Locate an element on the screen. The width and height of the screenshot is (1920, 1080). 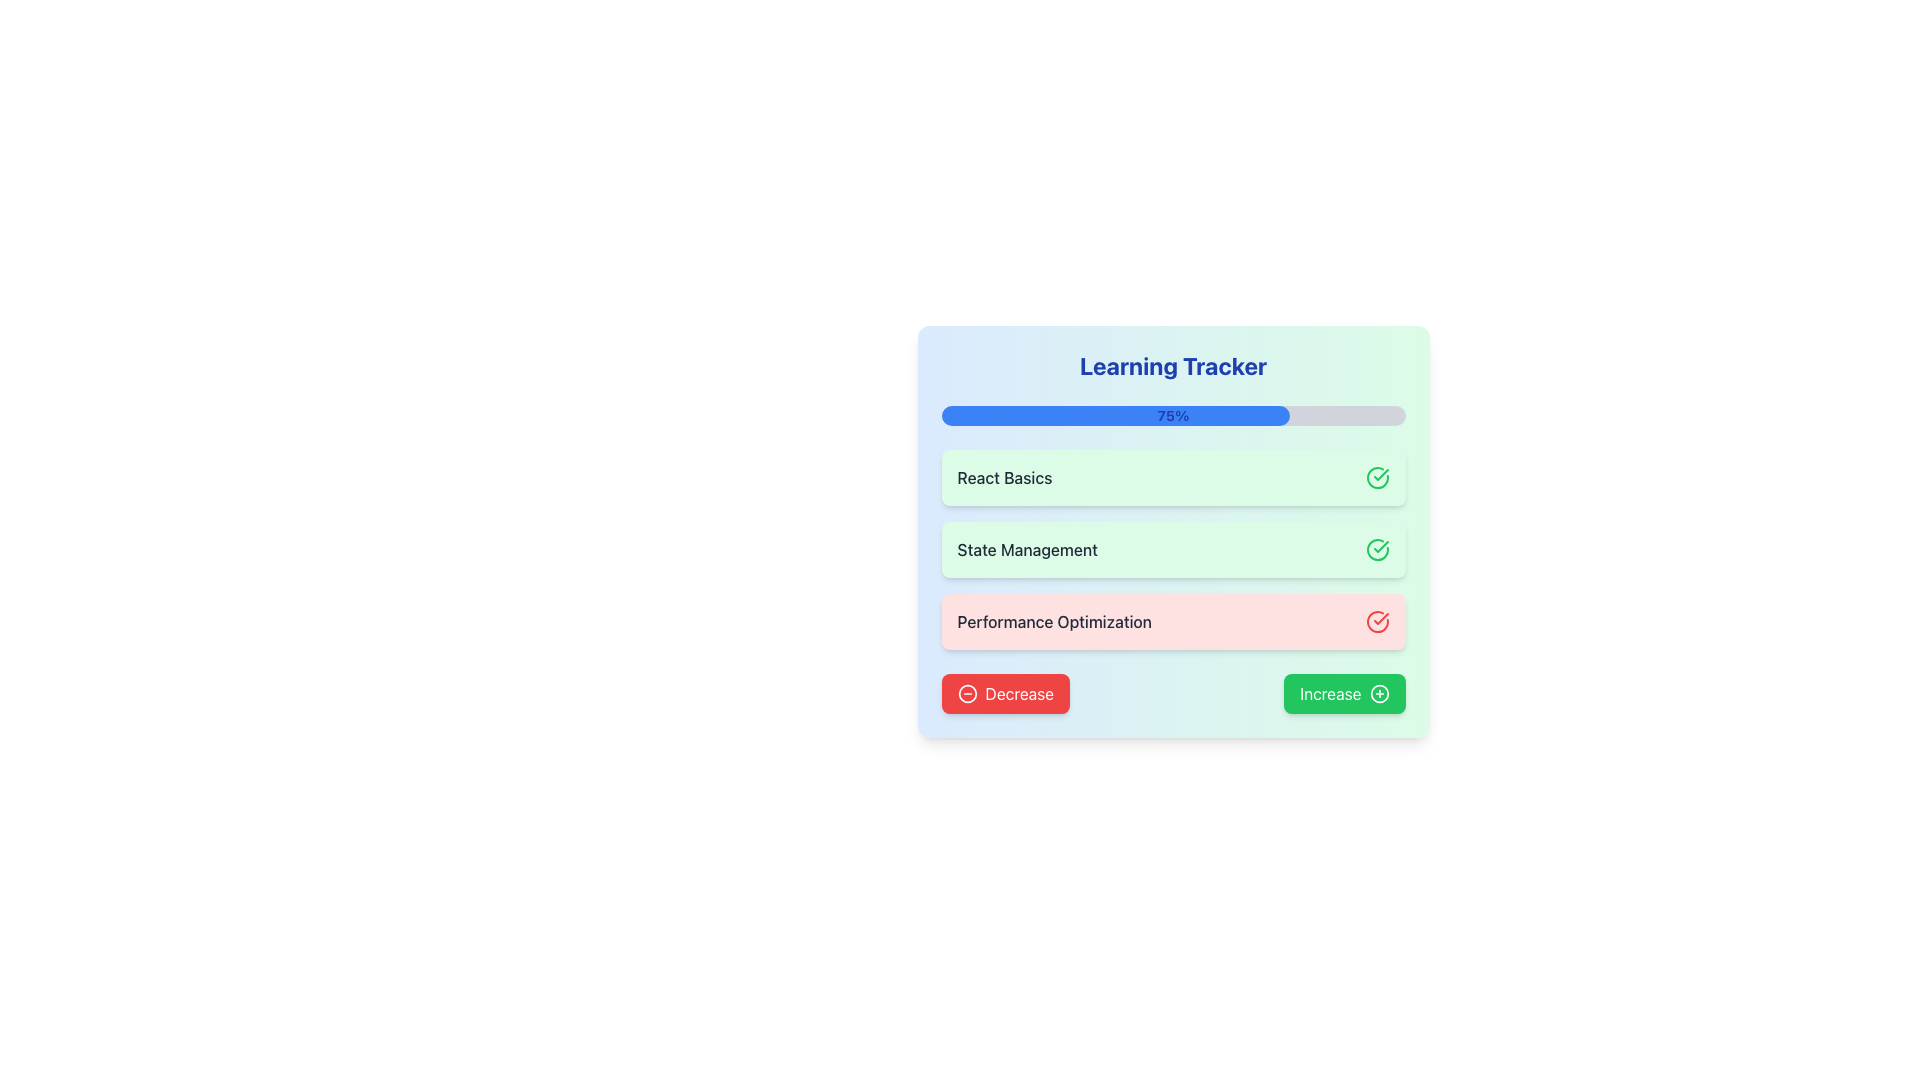
the second entry in the 'Learning Tracker' list, which indicates a completed or active topic is located at coordinates (1173, 550).